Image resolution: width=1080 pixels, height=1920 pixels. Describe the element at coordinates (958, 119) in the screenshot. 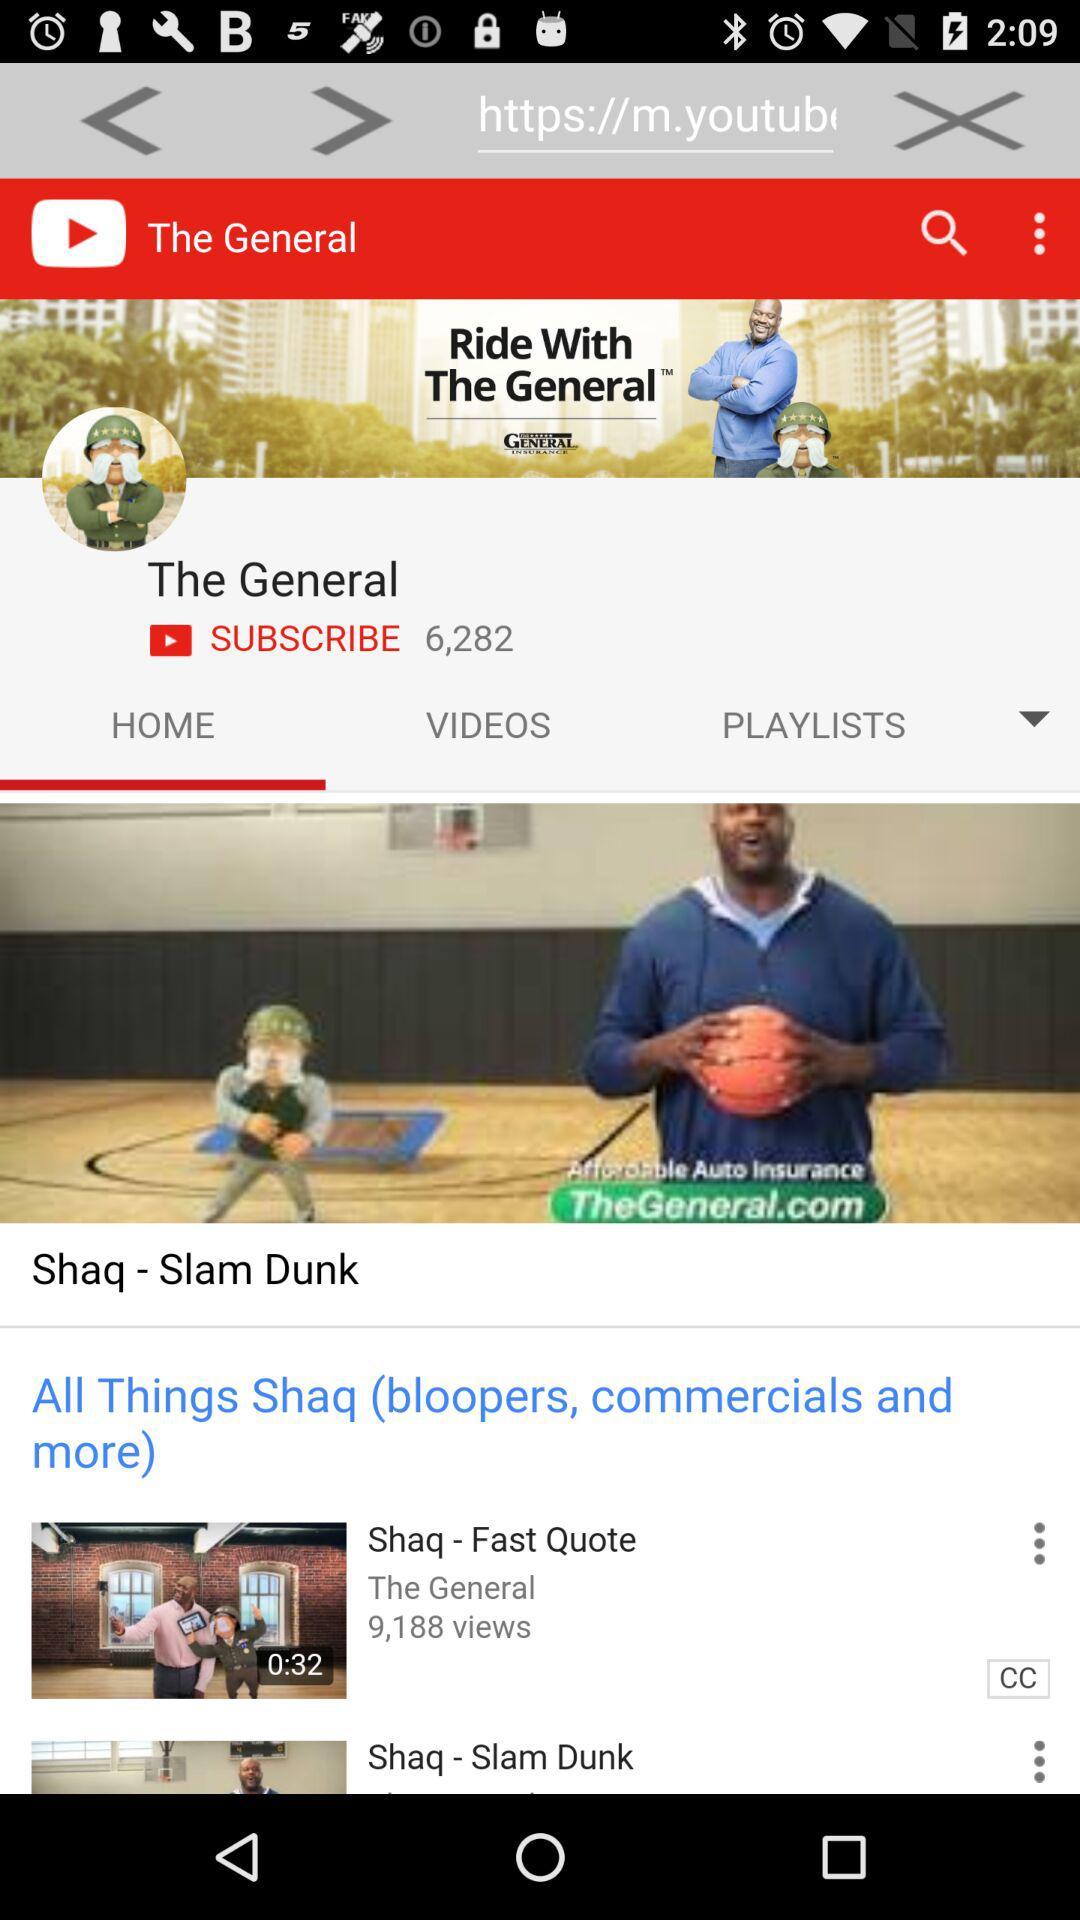

I see `click x button` at that location.